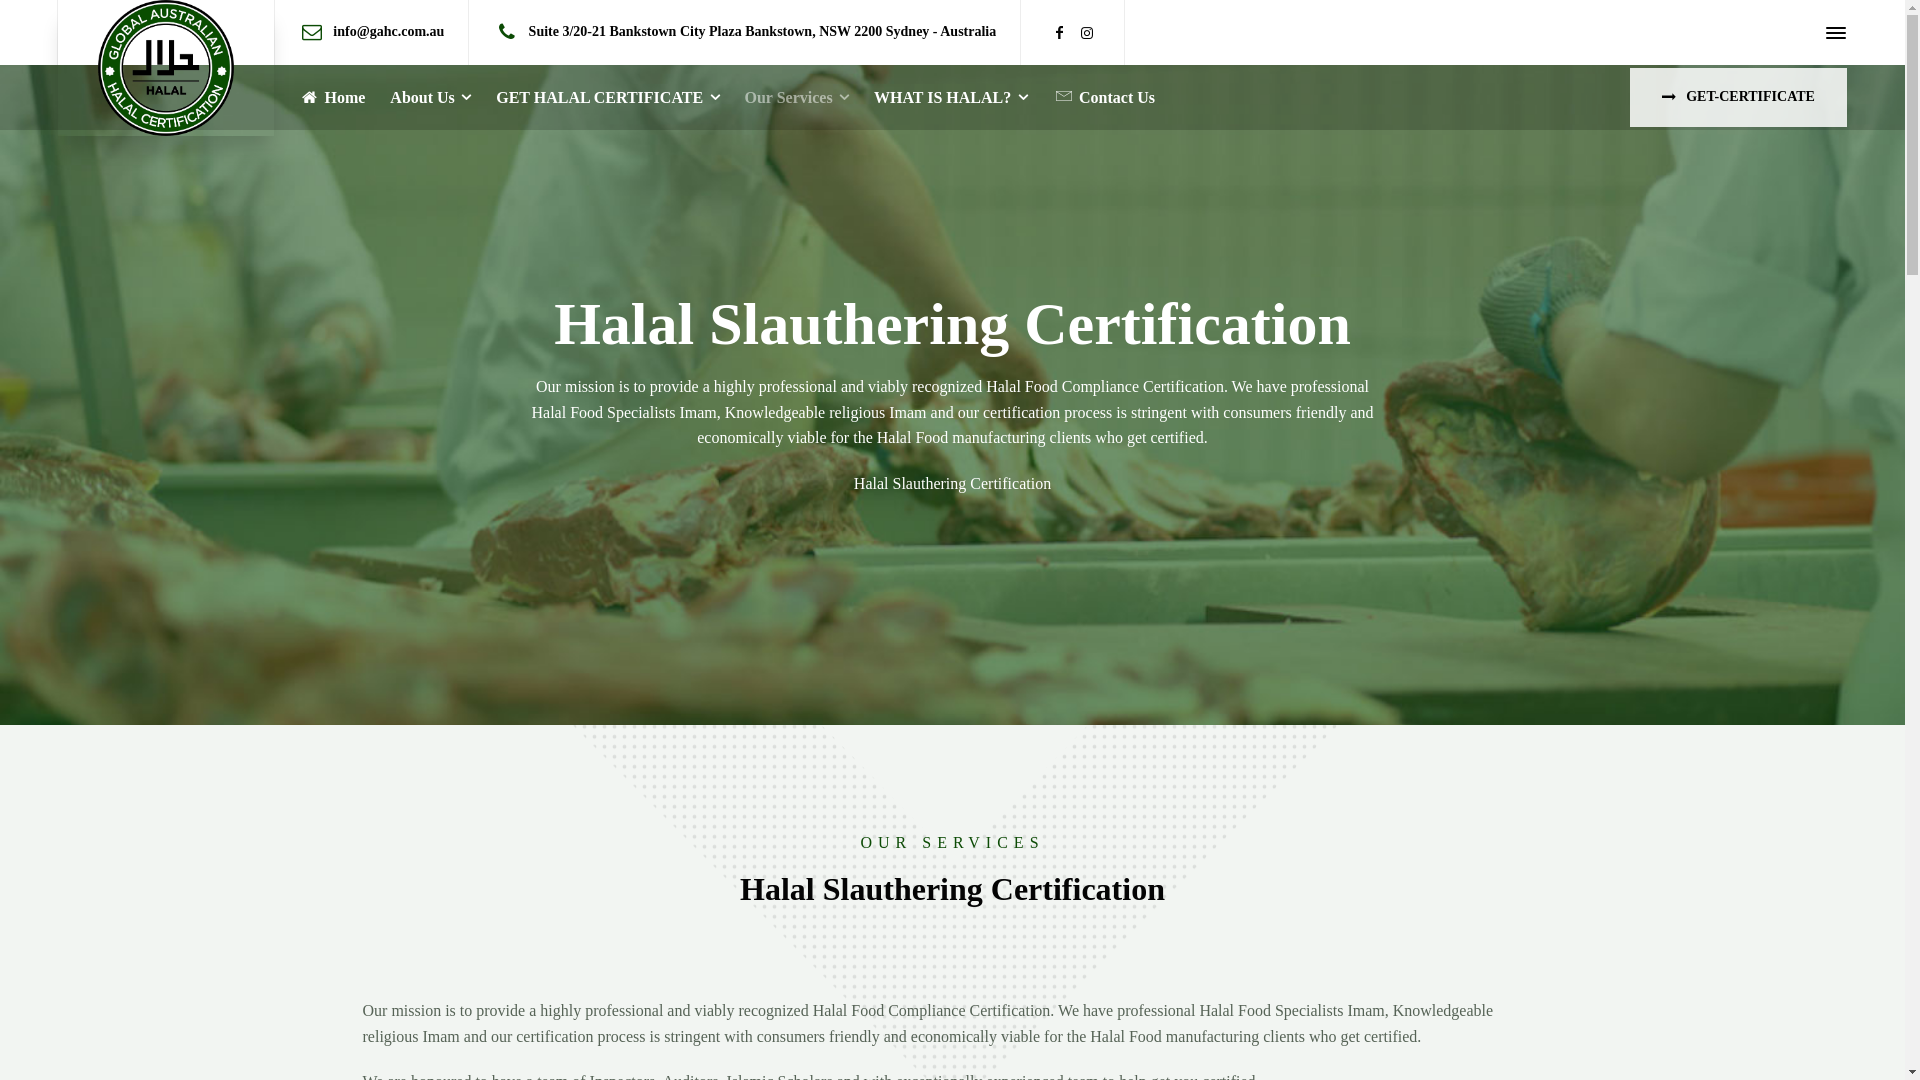 This screenshot has height=1080, width=1920. Describe the element at coordinates (388, 31) in the screenshot. I see `'info@gahc.com.au'` at that location.